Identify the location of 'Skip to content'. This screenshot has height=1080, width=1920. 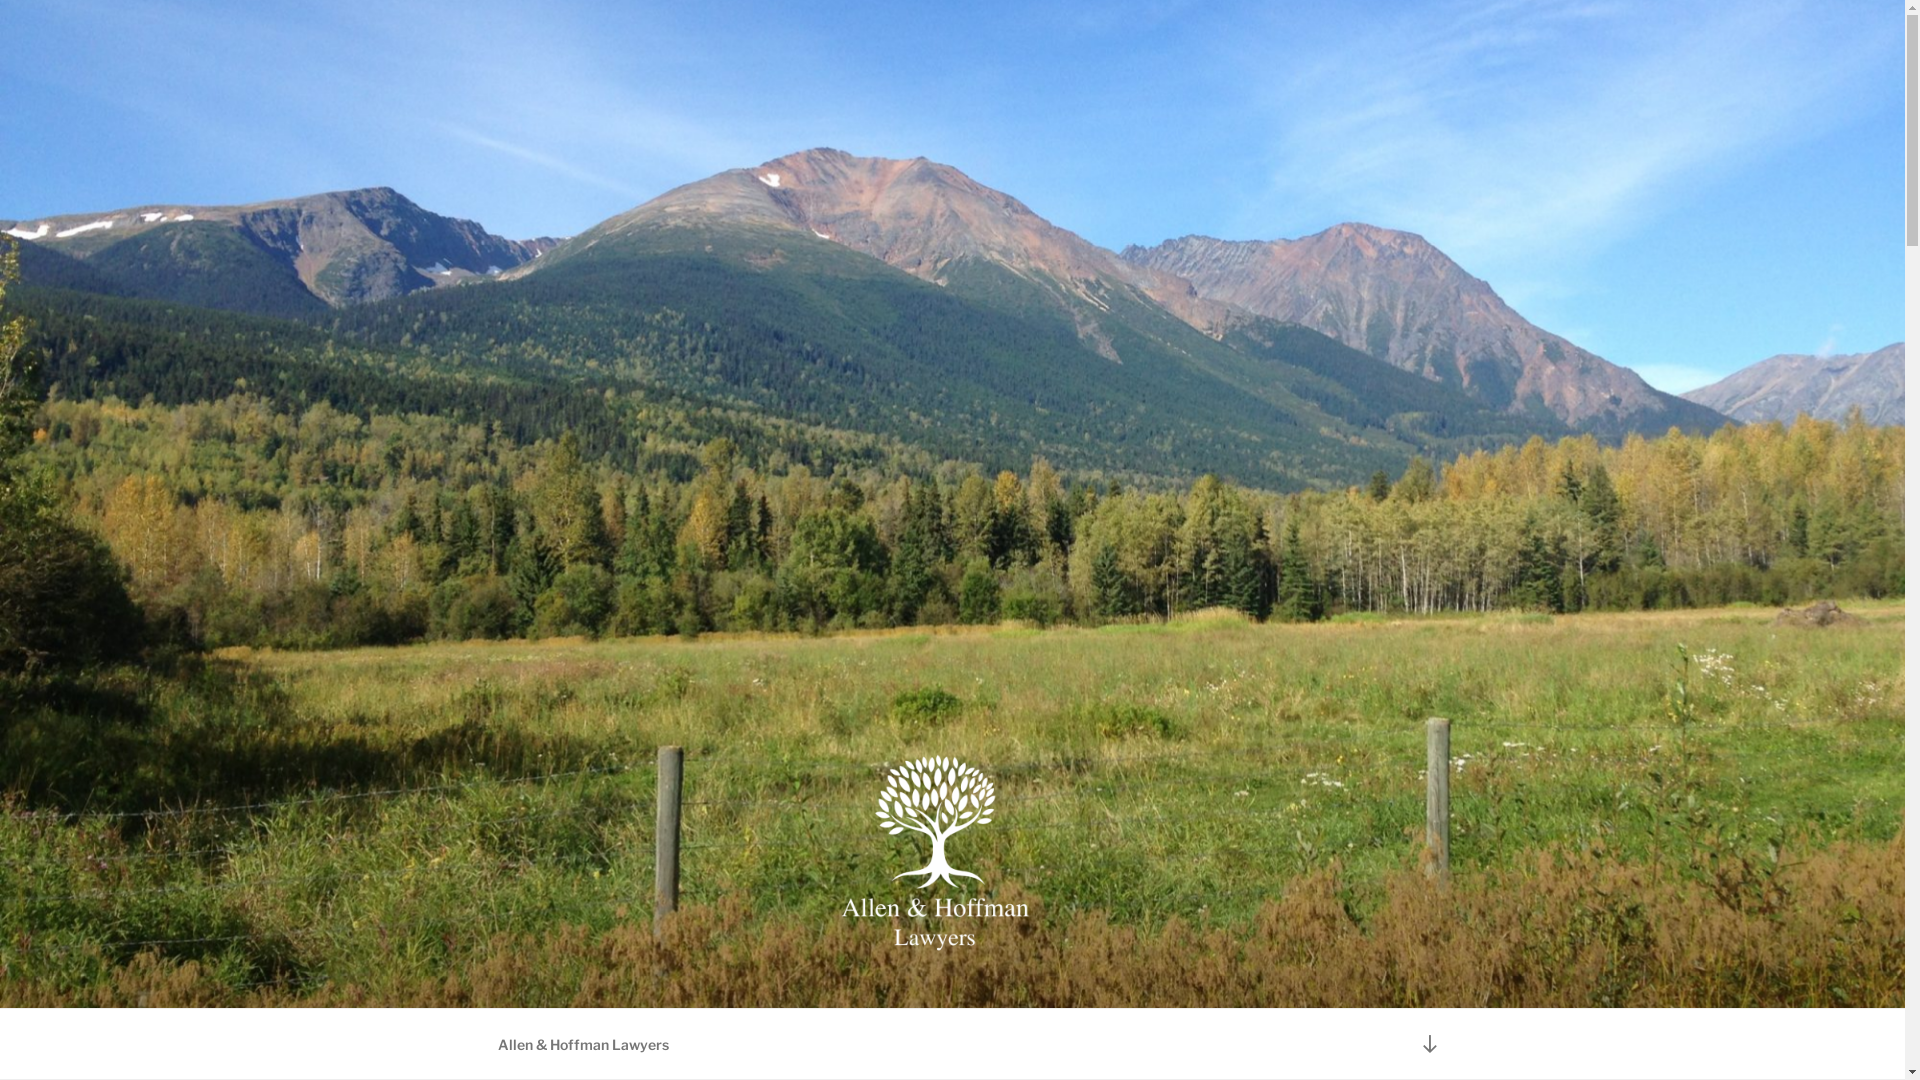
(0, 0).